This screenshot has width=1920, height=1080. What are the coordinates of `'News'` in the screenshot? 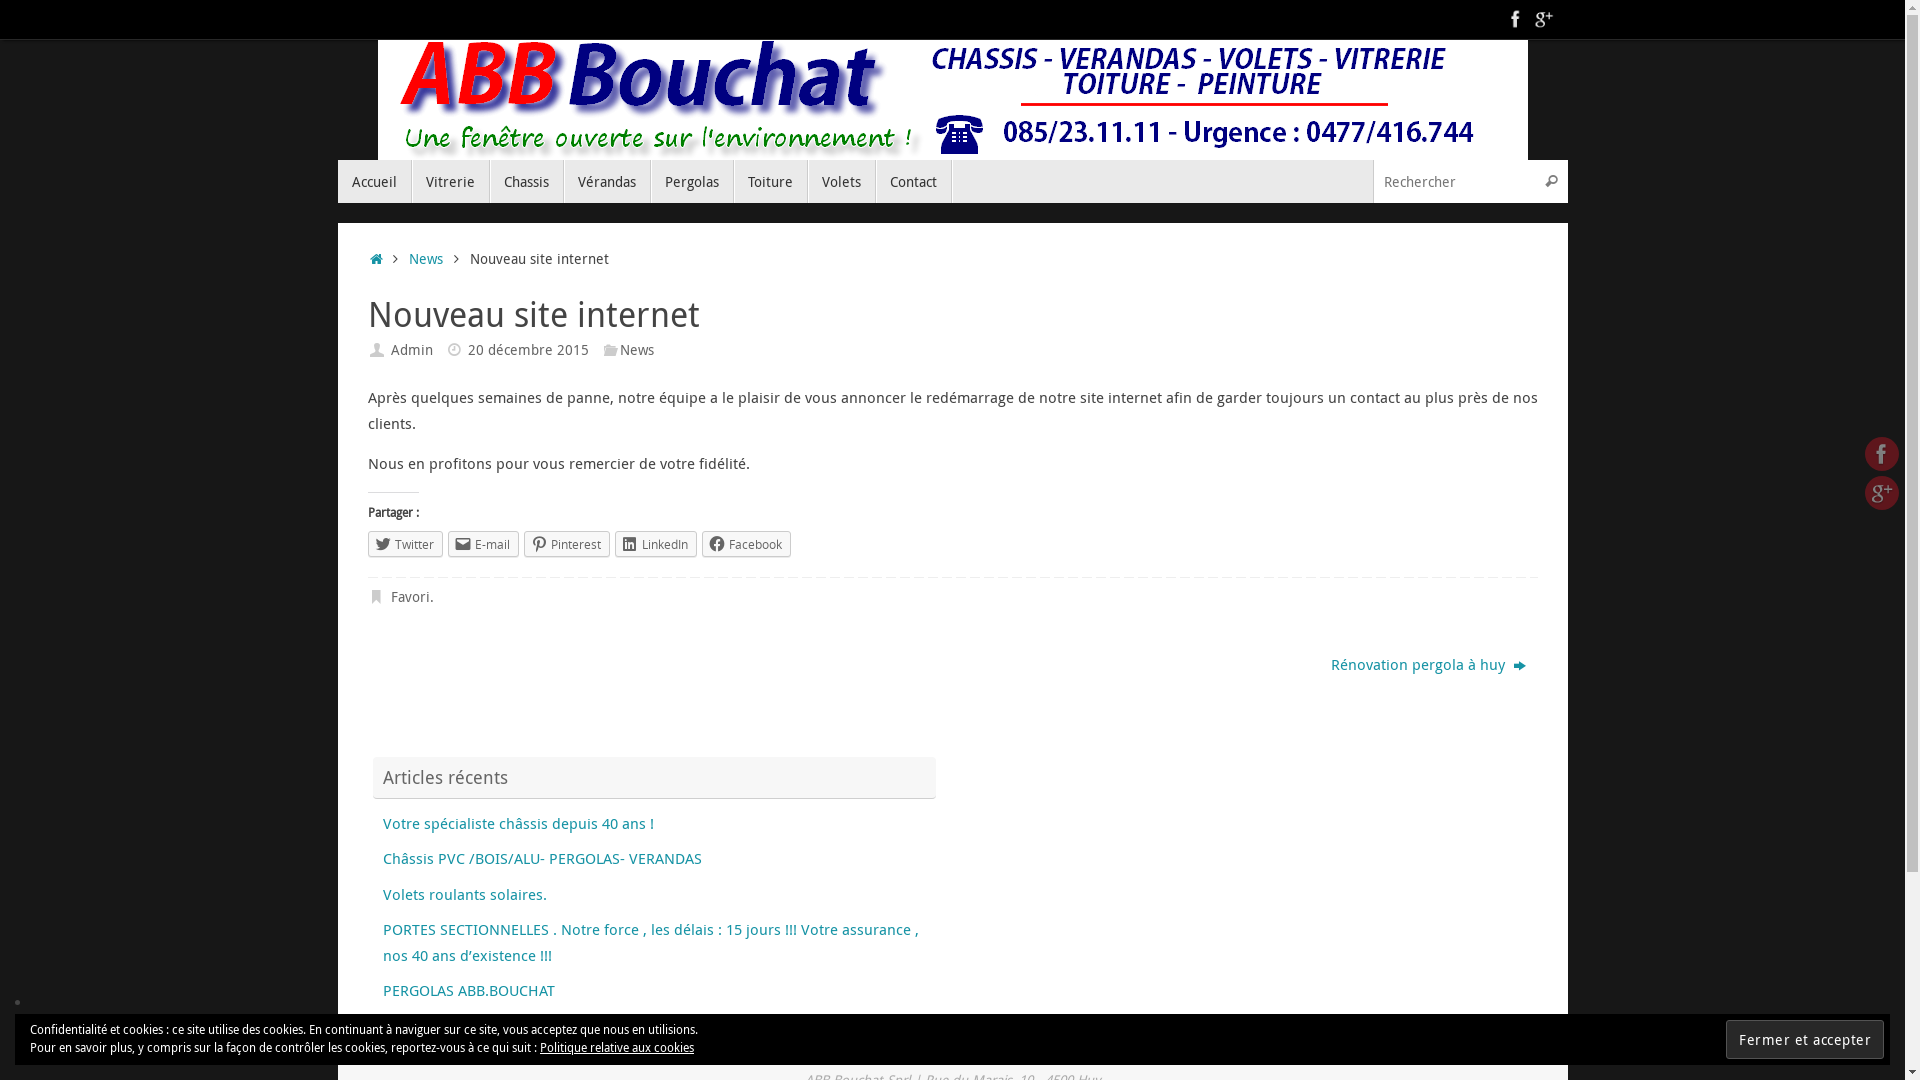 It's located at (407, 257).